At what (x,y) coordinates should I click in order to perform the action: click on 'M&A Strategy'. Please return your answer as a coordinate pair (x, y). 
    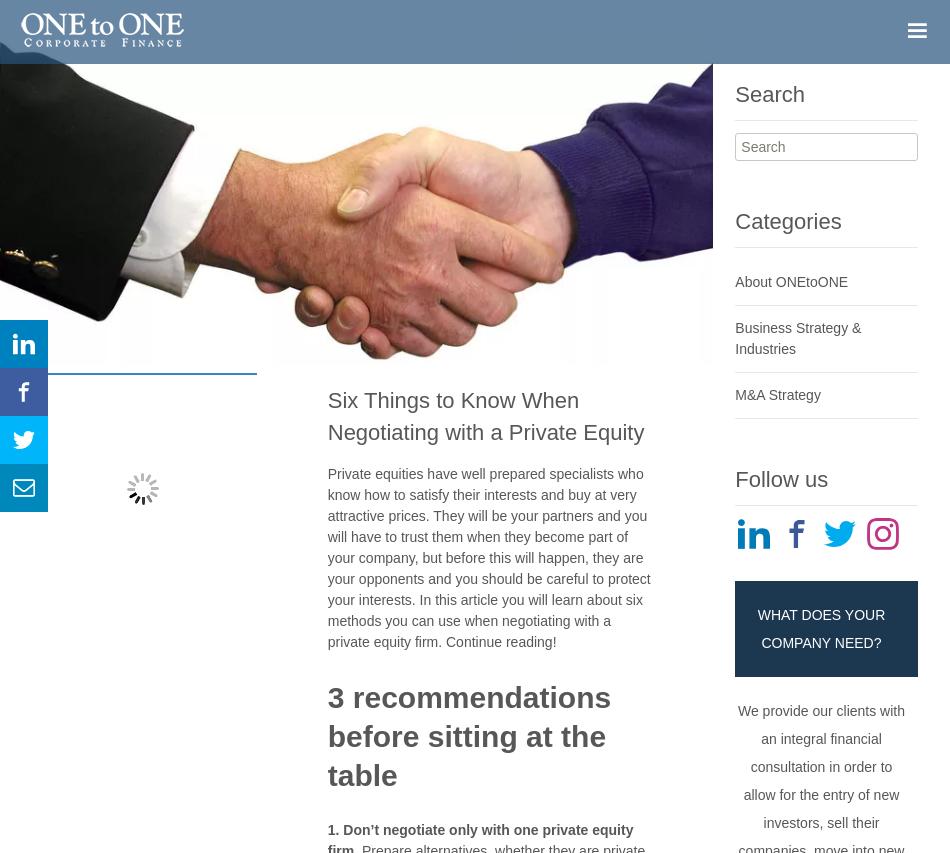
    Looking at the image, I should click on (776, 394).